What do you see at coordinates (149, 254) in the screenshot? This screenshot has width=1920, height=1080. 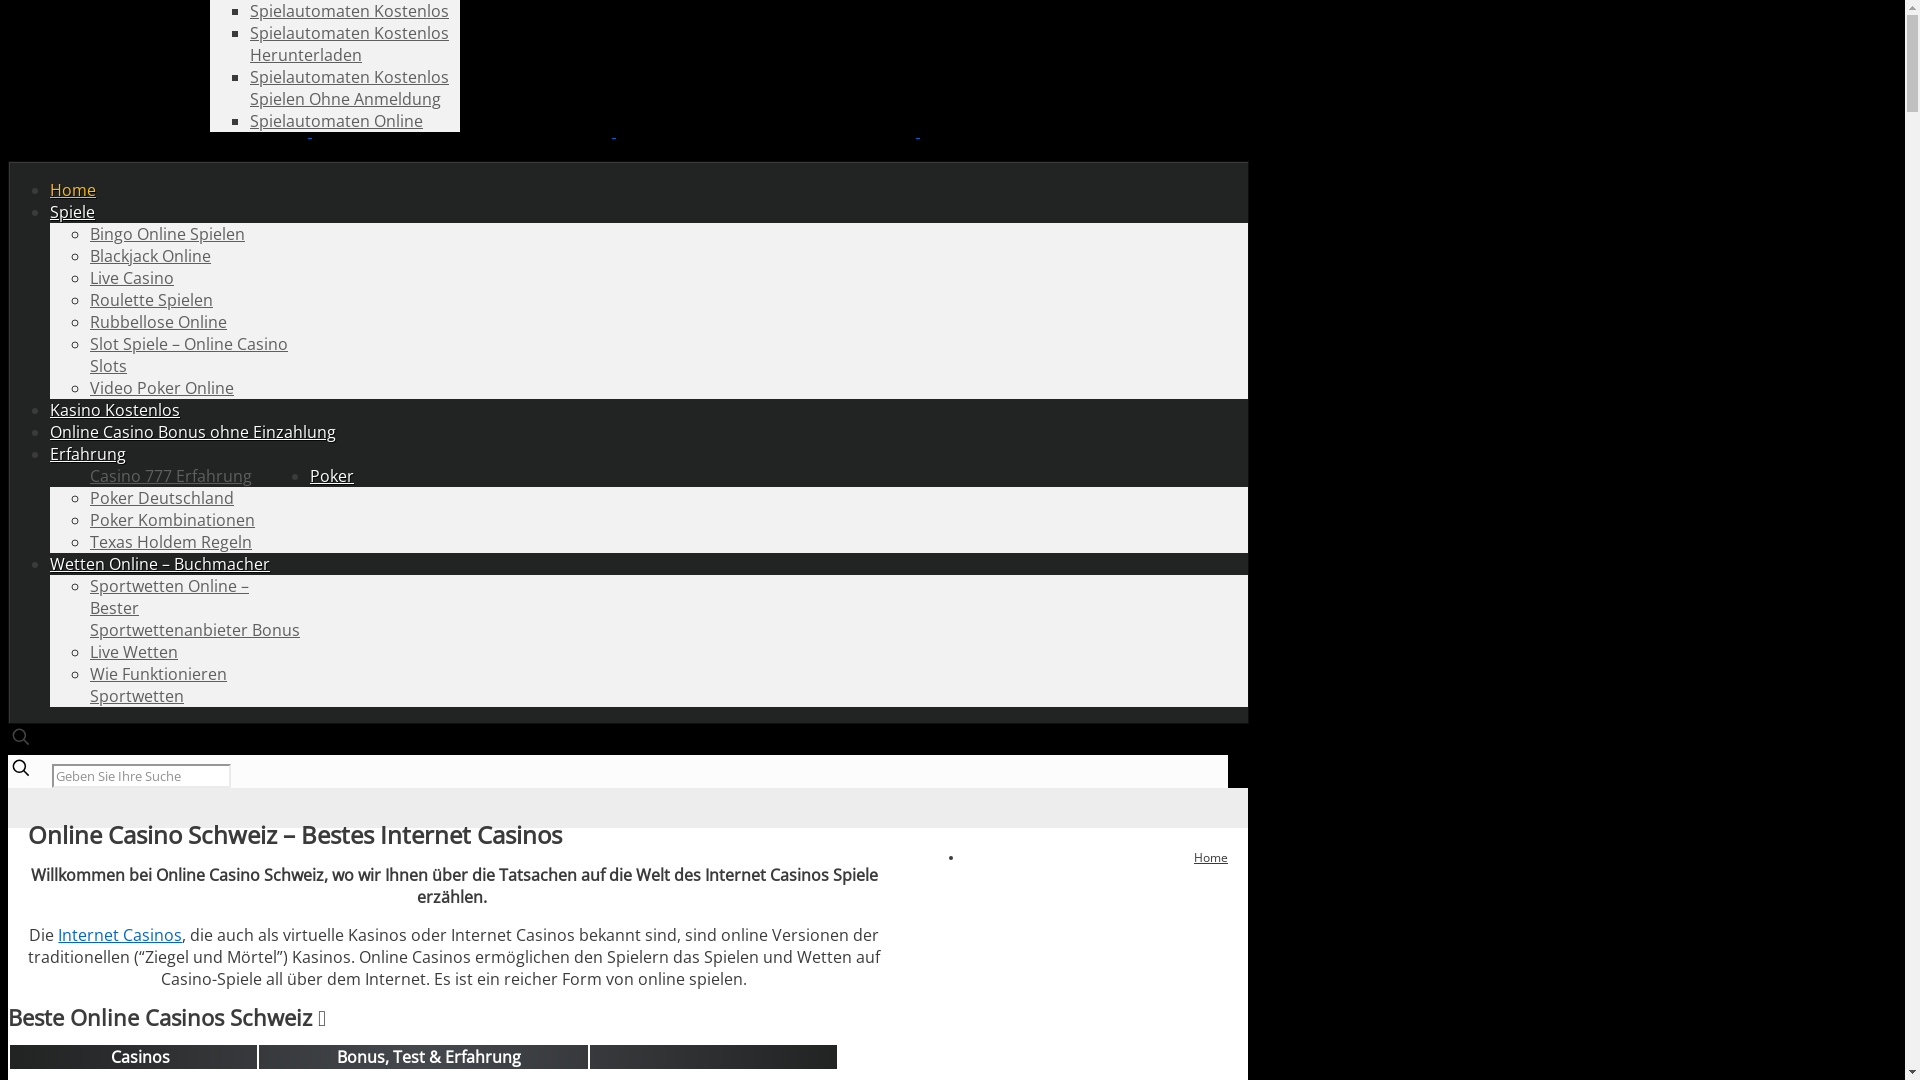 I see `'Blackjack Online'` at bounding box center [149, 254].